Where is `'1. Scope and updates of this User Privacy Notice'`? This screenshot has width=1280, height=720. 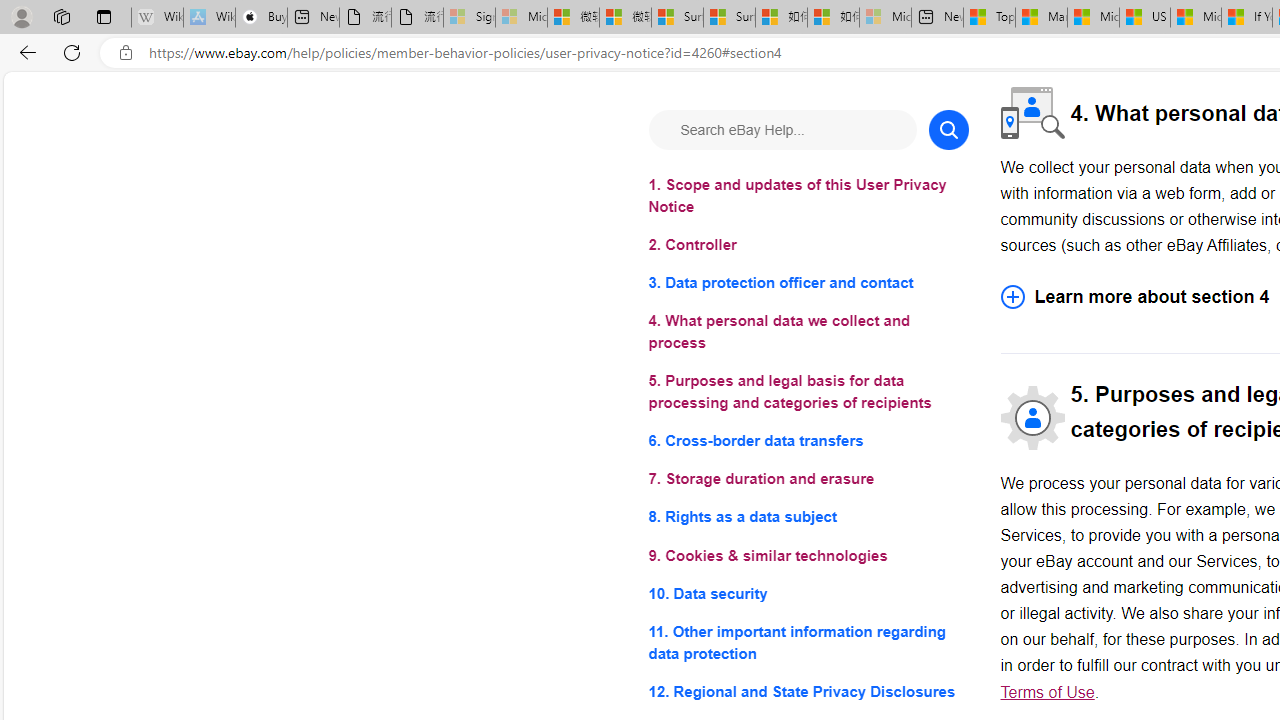
'1. Scope and updates of this User Privacy Notice' is located at coordinates (808, 196).